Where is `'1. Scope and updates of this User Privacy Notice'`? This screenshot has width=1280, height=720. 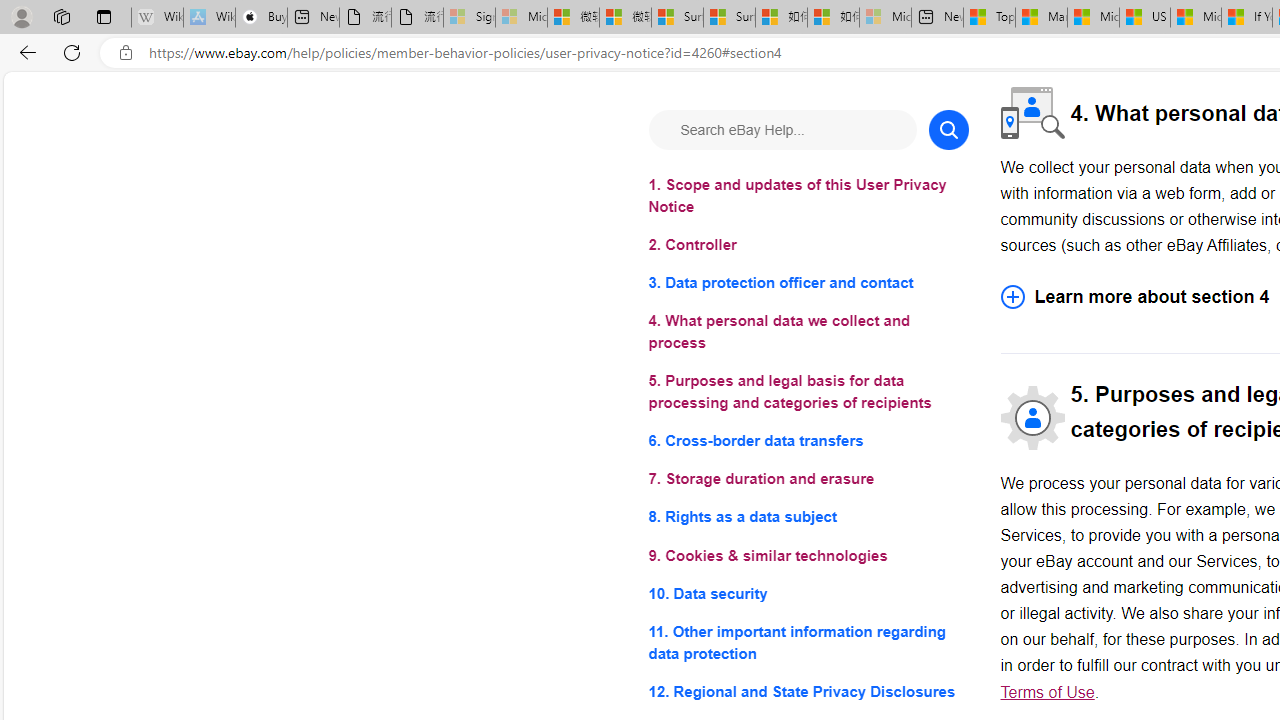
'1. Scope and updates of this User Privacy Notice' is located at coordinates (808, 196).